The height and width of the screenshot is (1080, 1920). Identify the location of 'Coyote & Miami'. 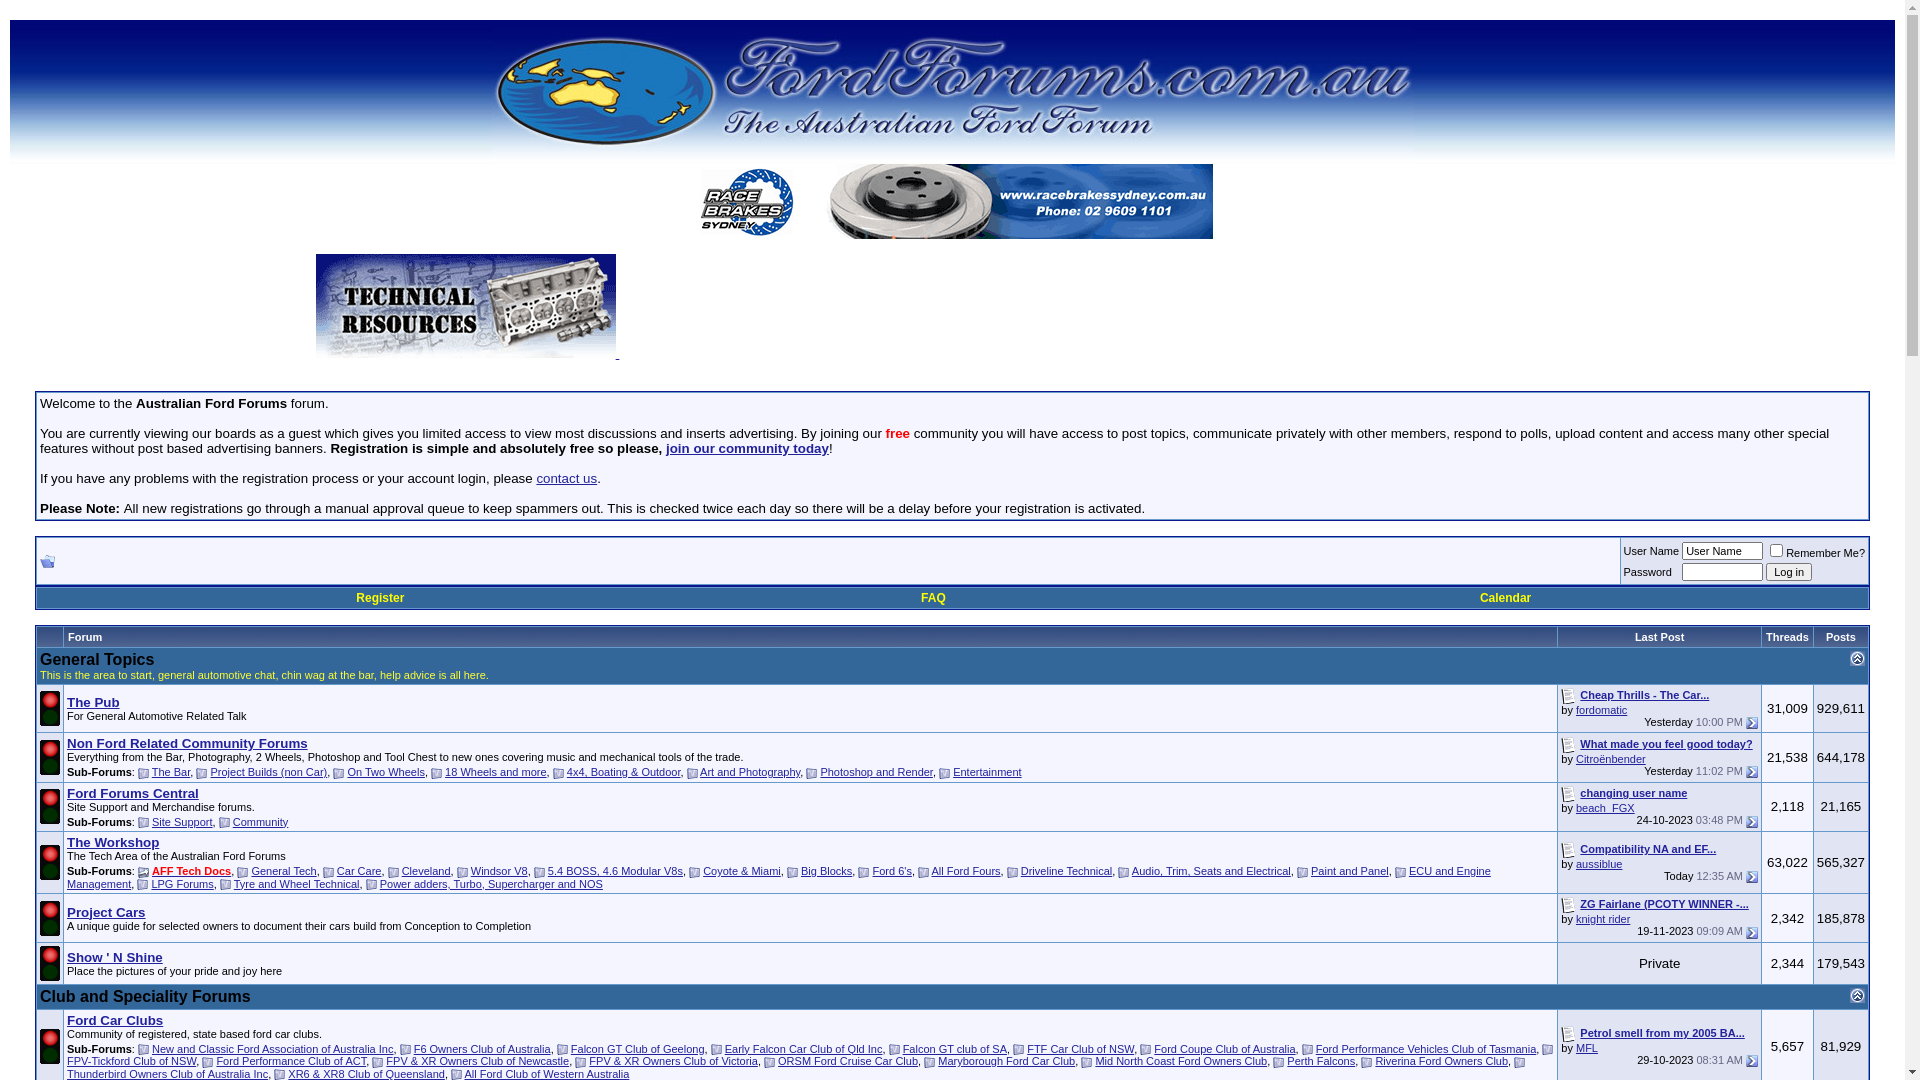
(741, 870).